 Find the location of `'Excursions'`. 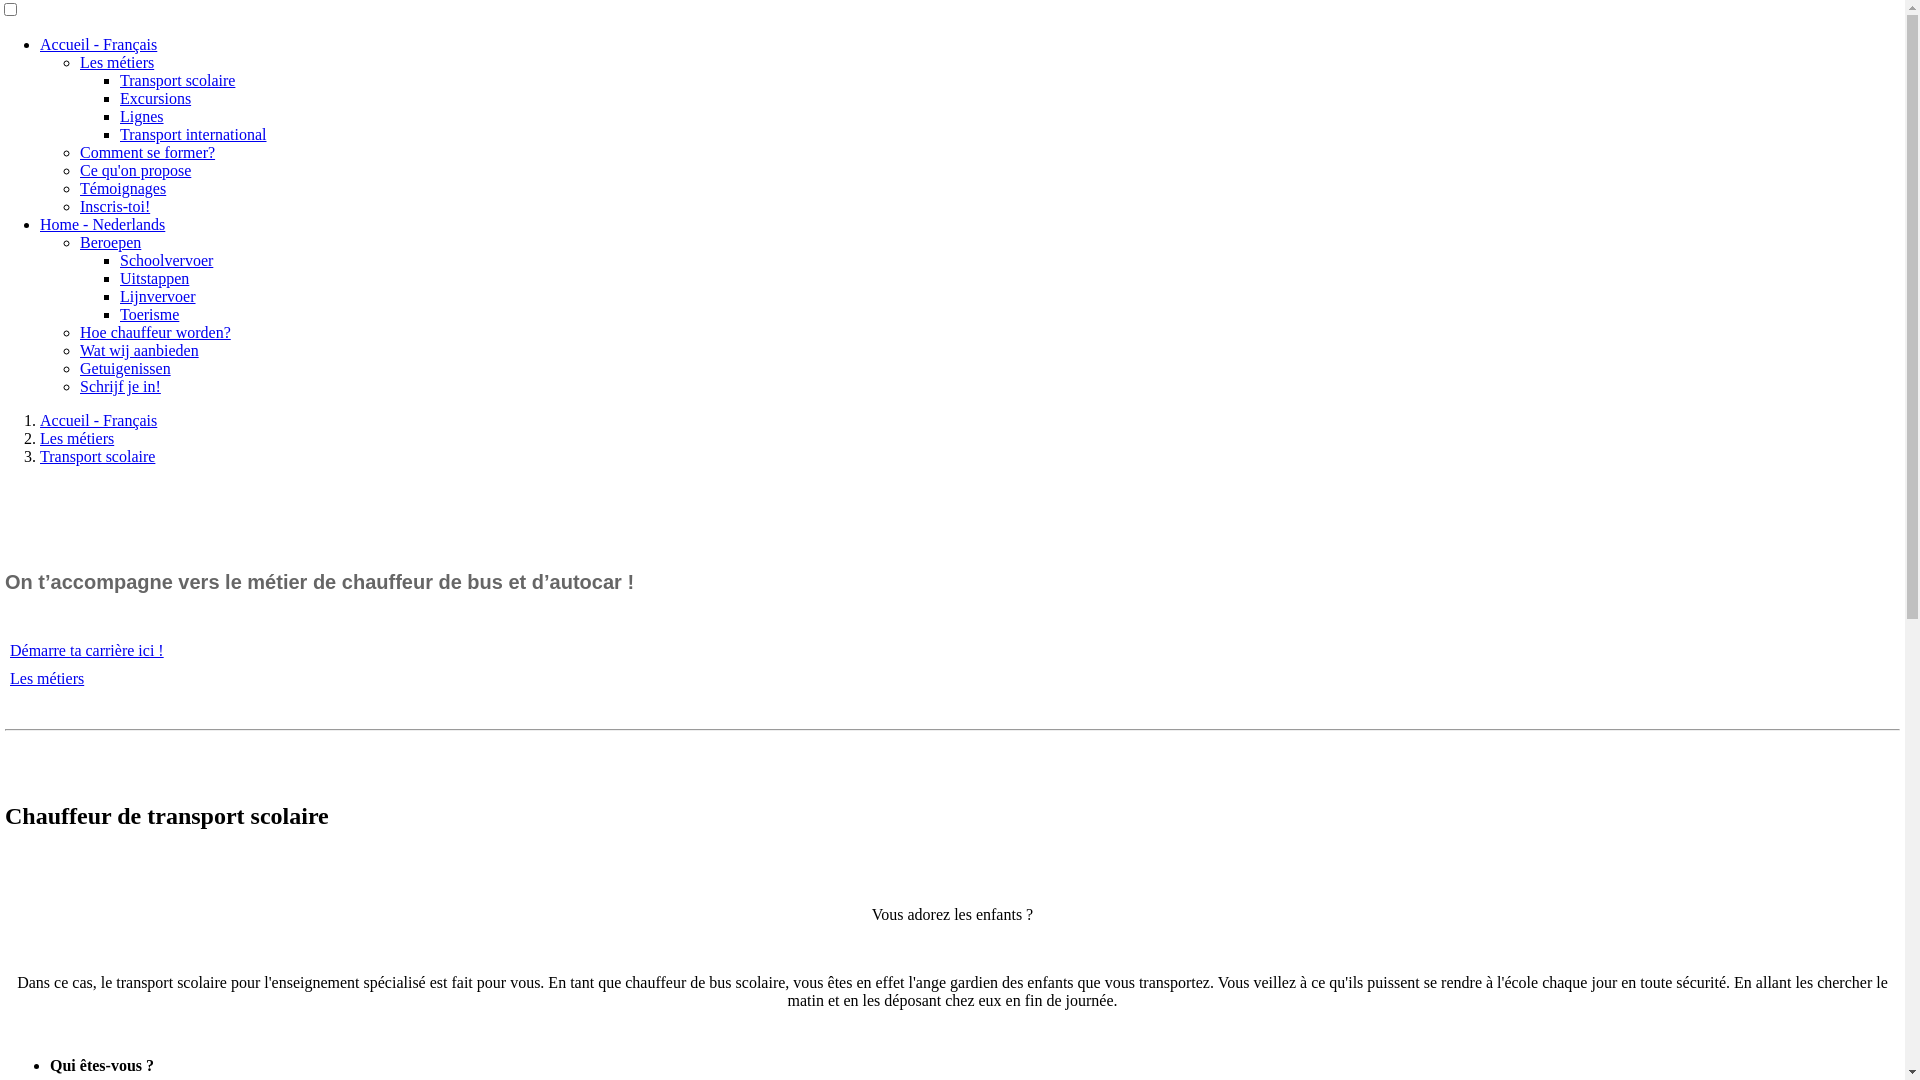

'Excursions' is located at coordinates (119, 98).